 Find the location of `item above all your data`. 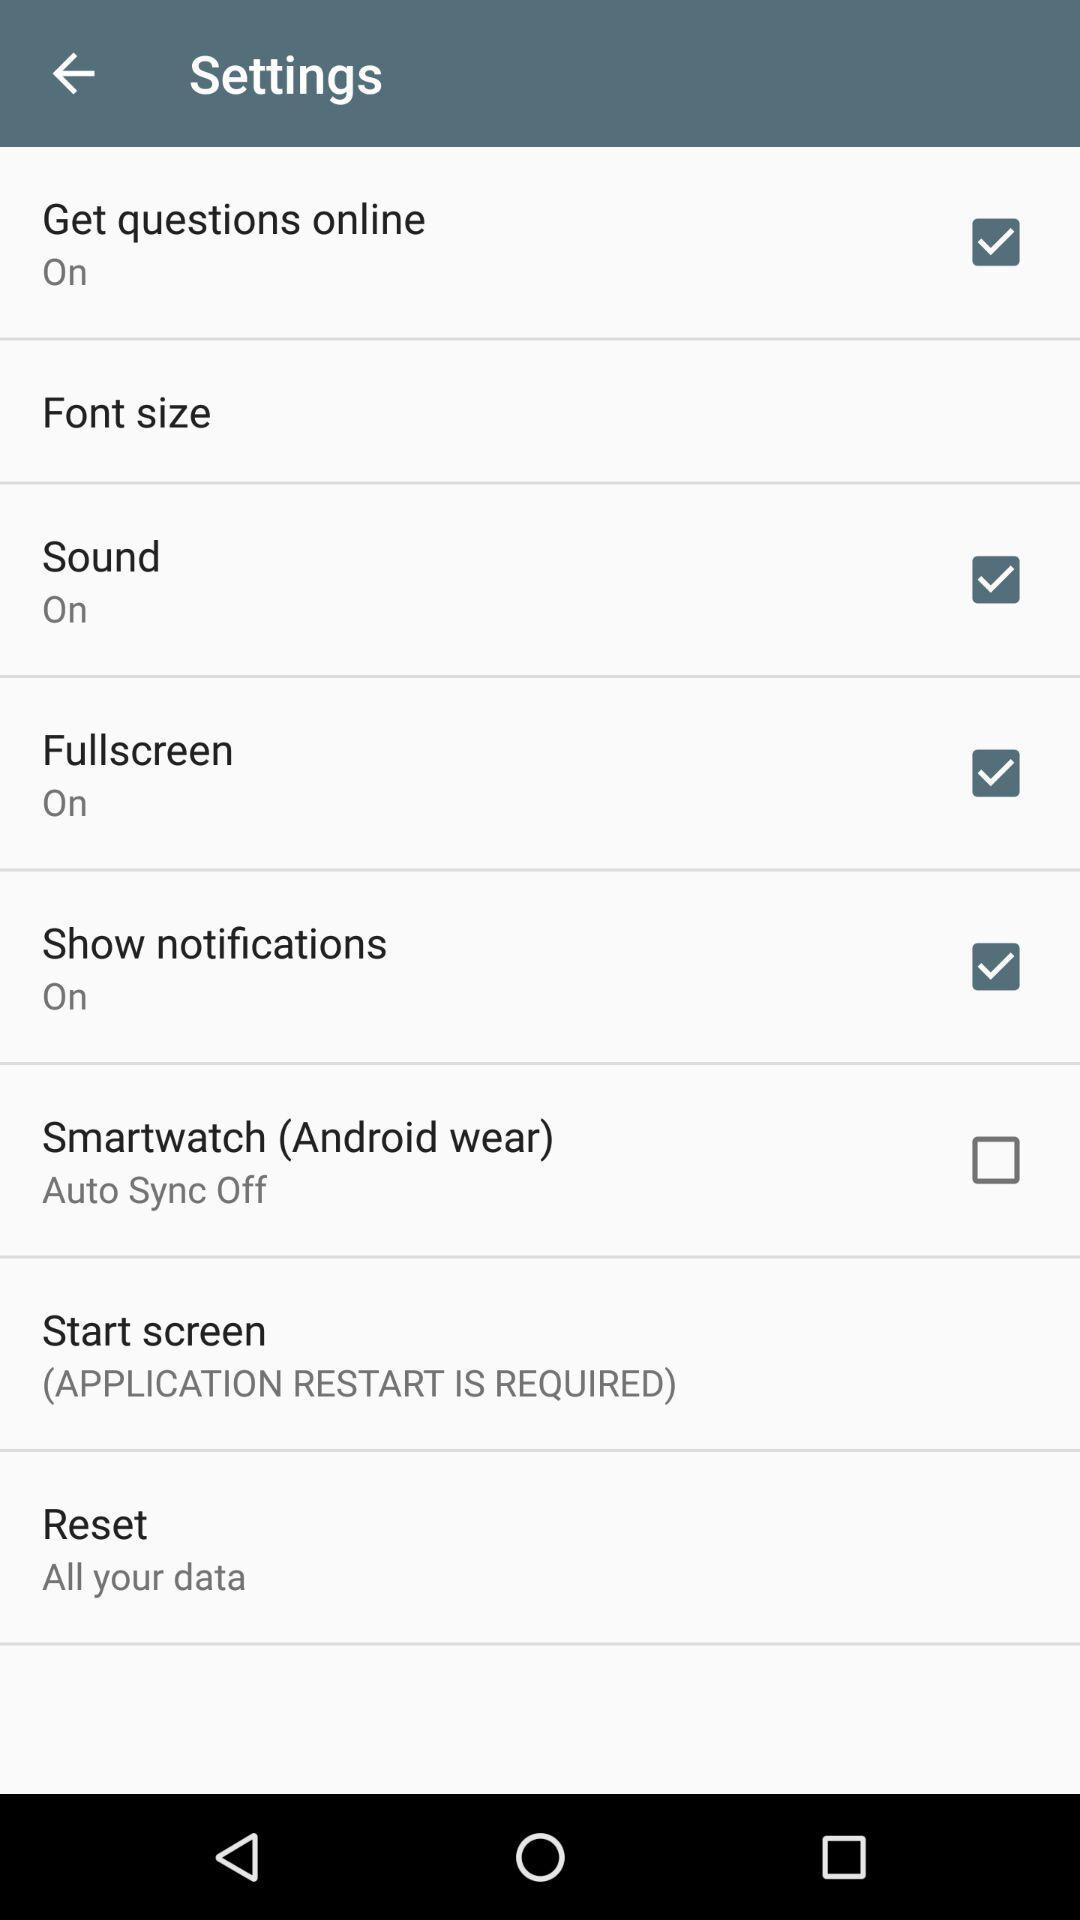

item above all your data is located at coordinates (94, 1521).